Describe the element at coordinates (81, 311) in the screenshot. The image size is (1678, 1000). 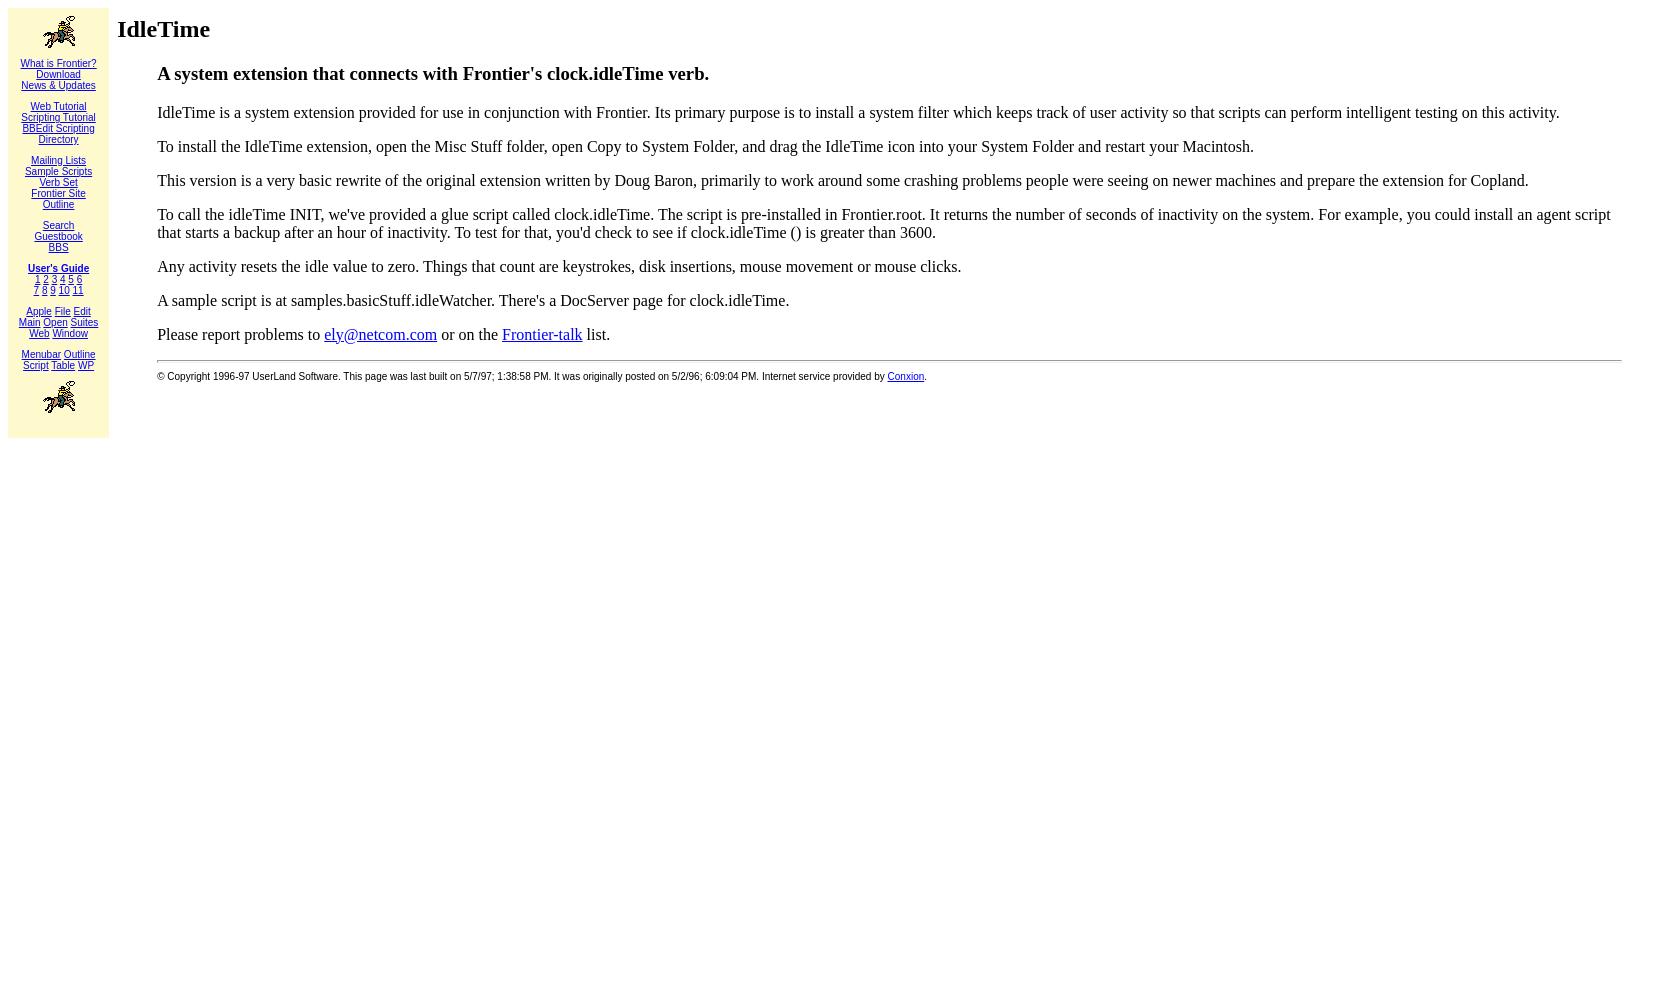
I see `'Edit'` at that location.